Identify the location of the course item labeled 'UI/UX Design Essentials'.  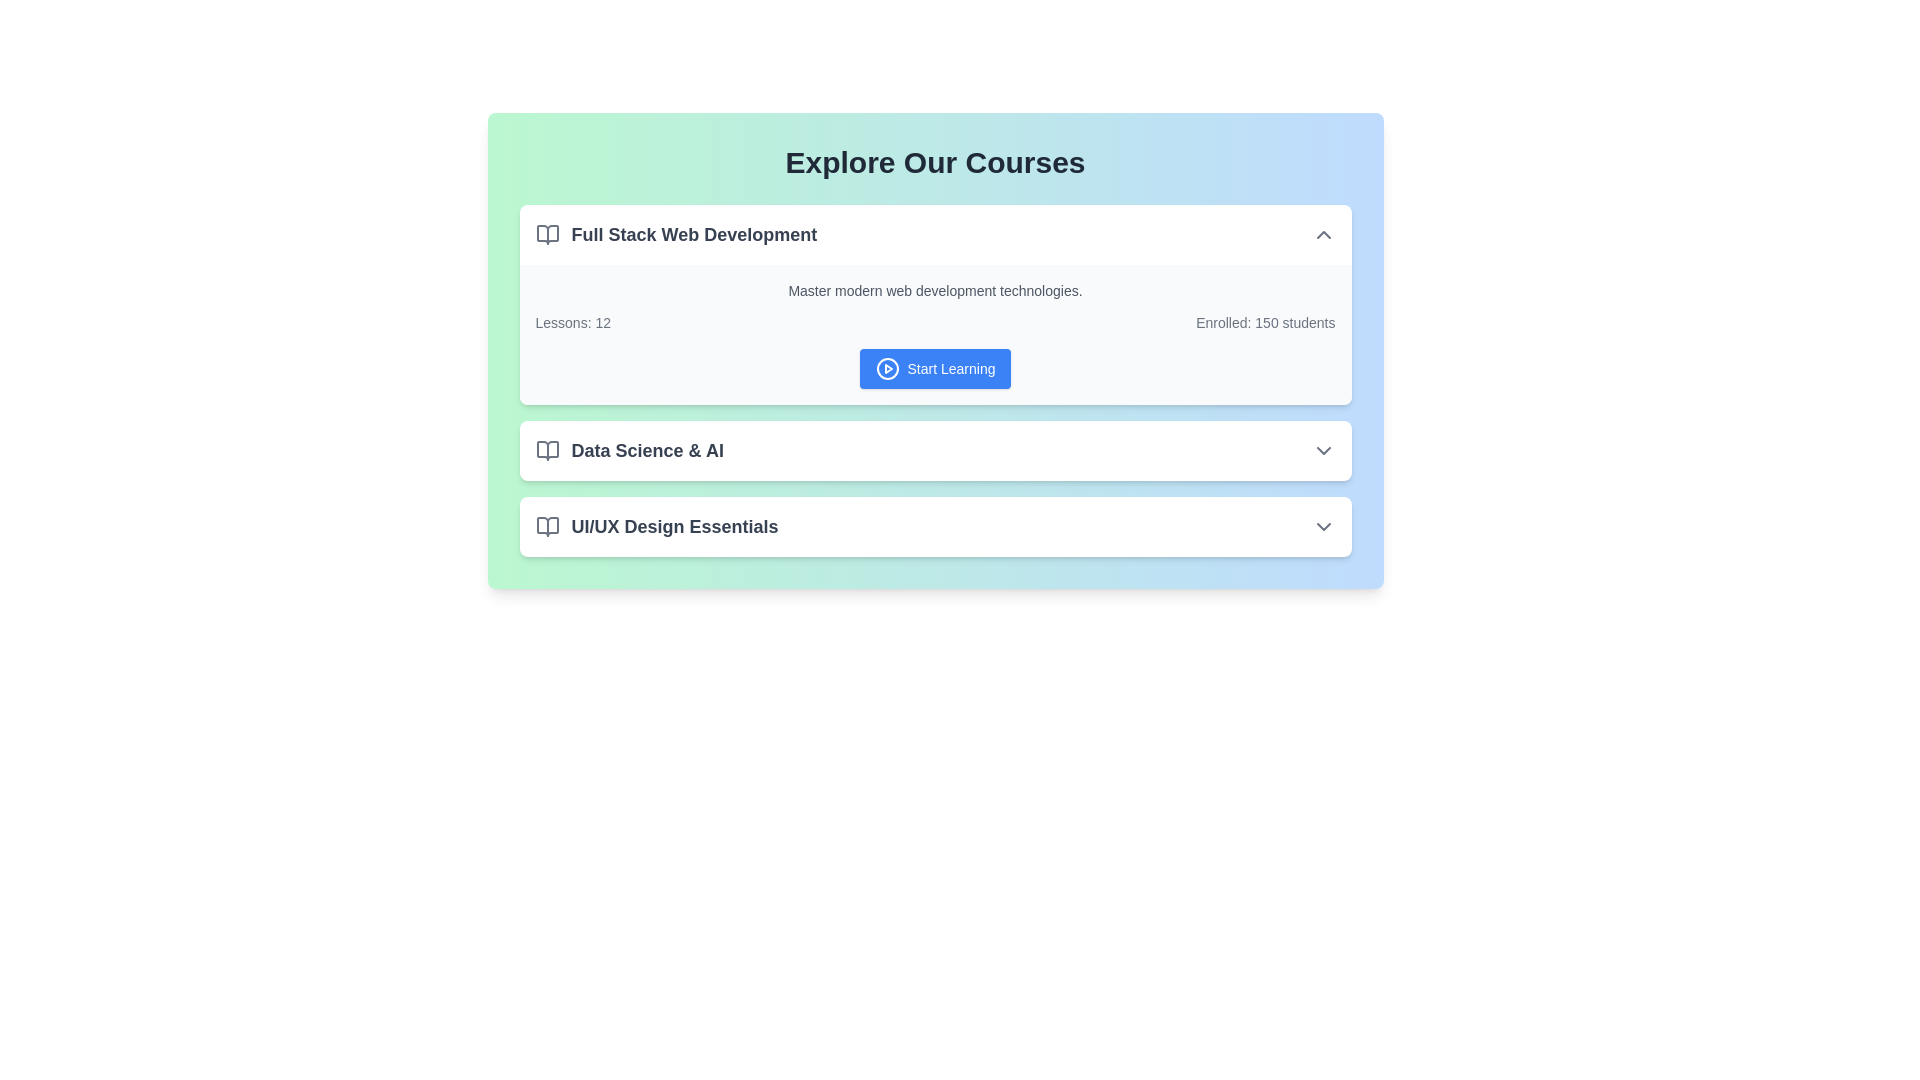
(934, 526).